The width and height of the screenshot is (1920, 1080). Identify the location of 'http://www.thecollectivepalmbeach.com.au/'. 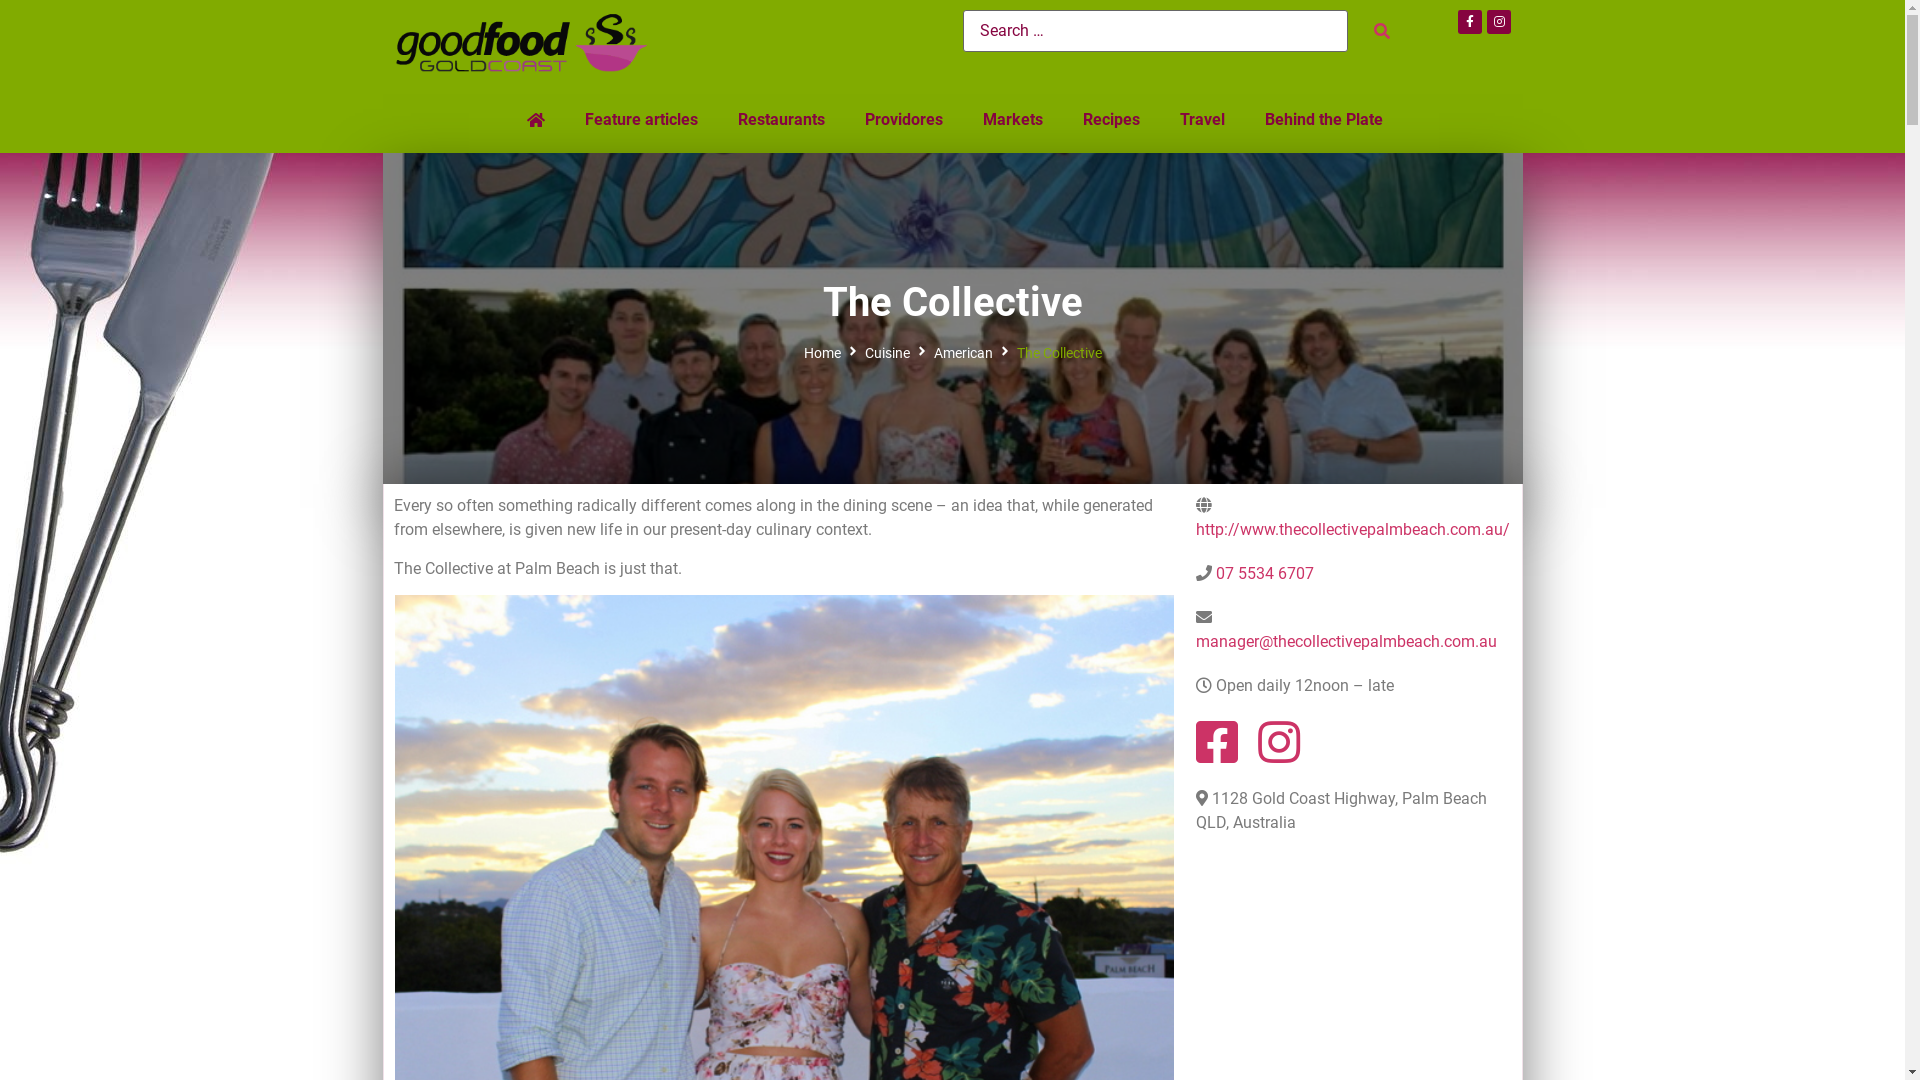
(1353, 528).